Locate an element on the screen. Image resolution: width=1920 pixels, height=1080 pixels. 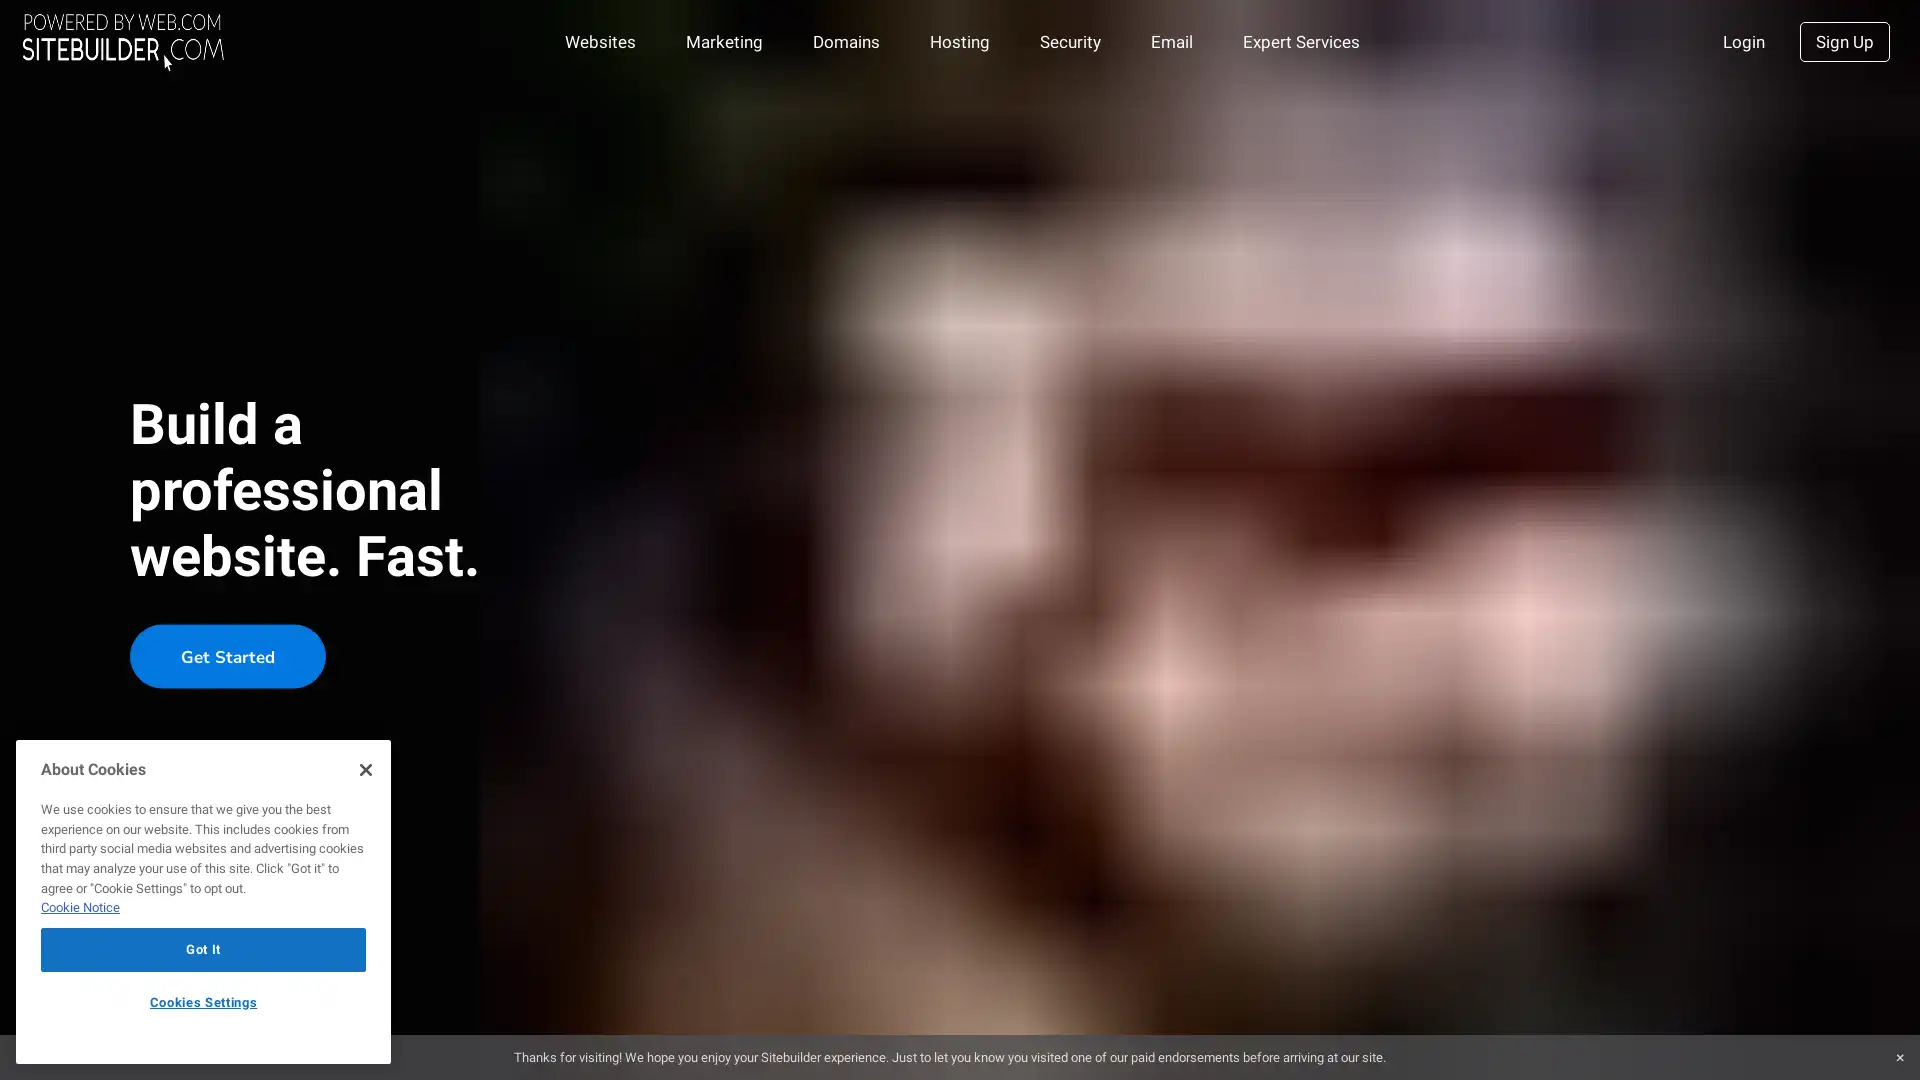
Close is located at coordinates (365, 767).